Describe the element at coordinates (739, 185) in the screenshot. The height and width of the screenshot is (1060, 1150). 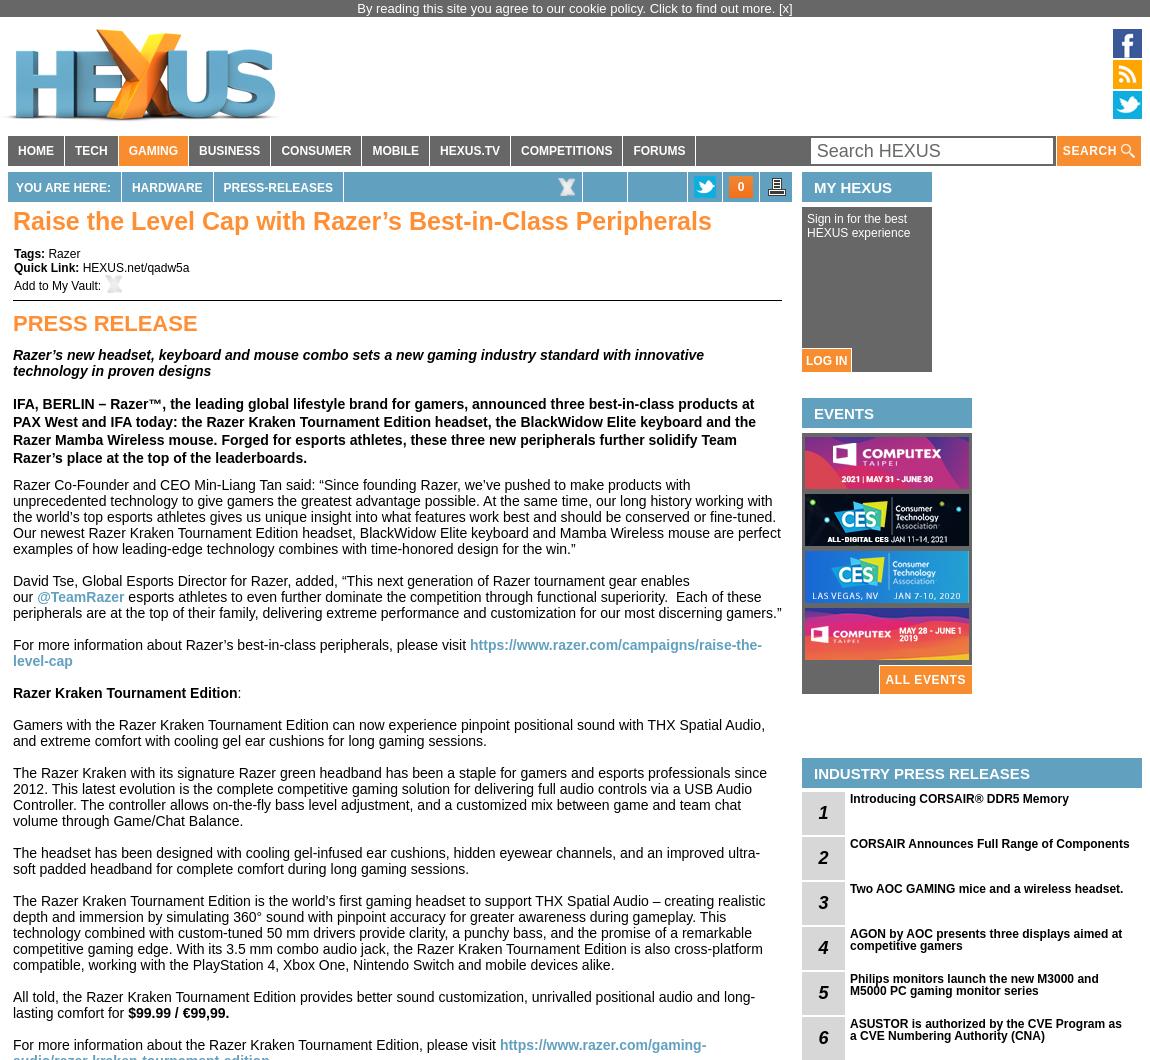
I see `'0'` at that location.